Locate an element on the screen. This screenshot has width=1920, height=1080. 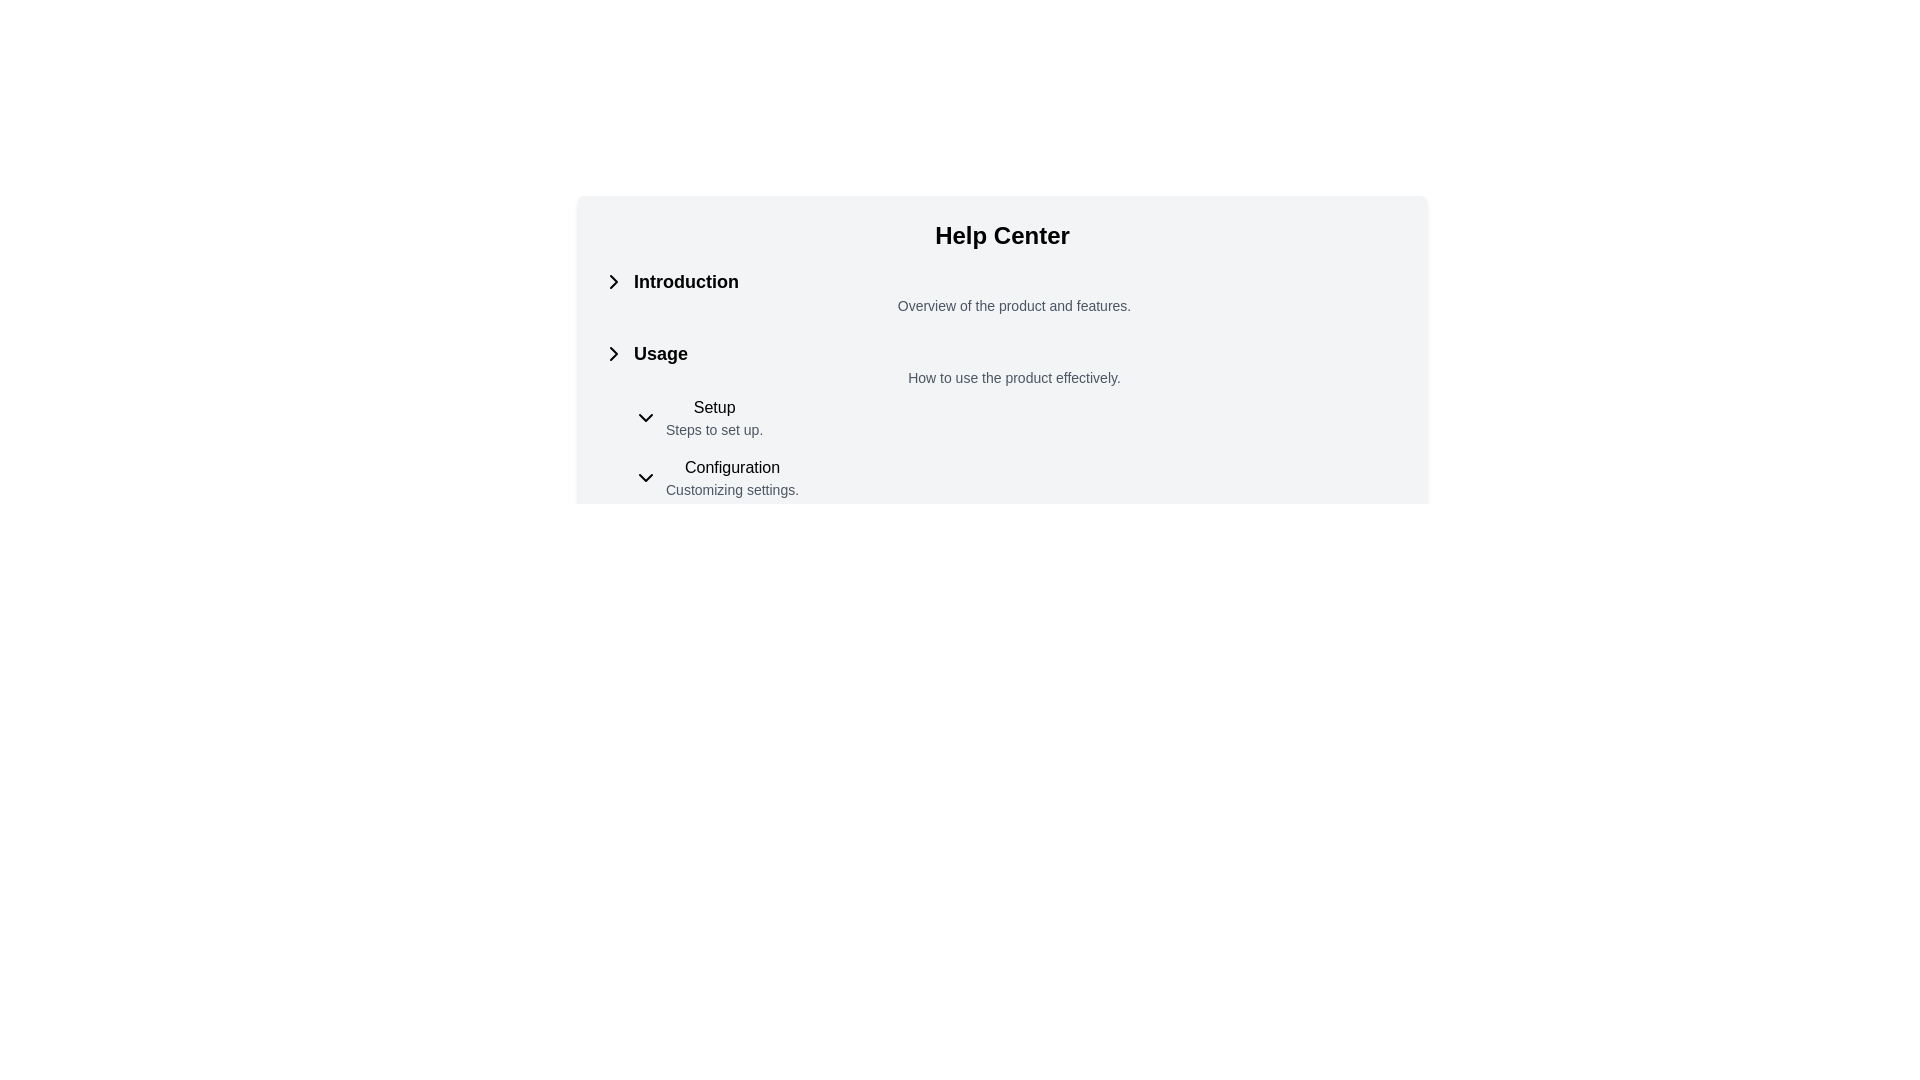
the right-facing chevron icon next to the 'Usage' text to toggle the section is located at coordinates (613, 353).